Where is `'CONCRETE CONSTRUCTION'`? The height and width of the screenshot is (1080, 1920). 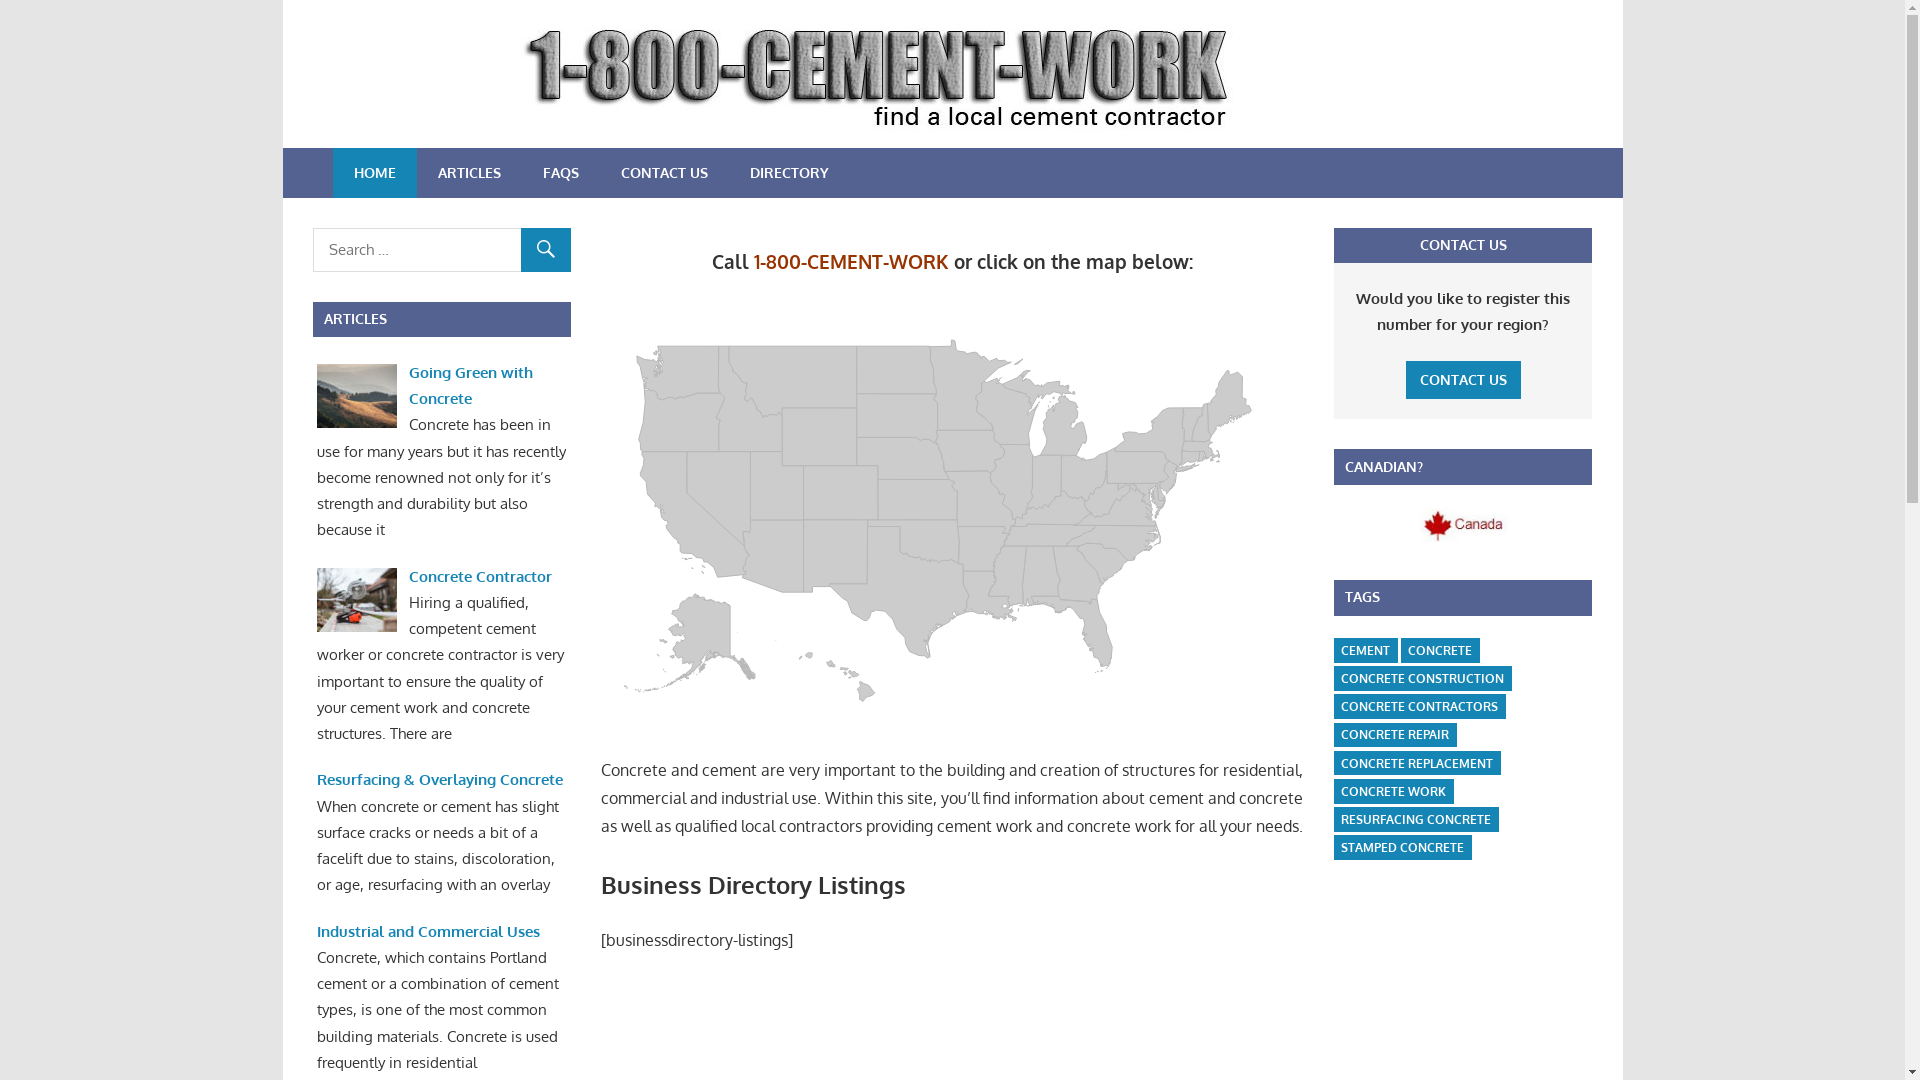
'CONCRETE CONSTRUCTION' is located at coordinates (1421, 677).